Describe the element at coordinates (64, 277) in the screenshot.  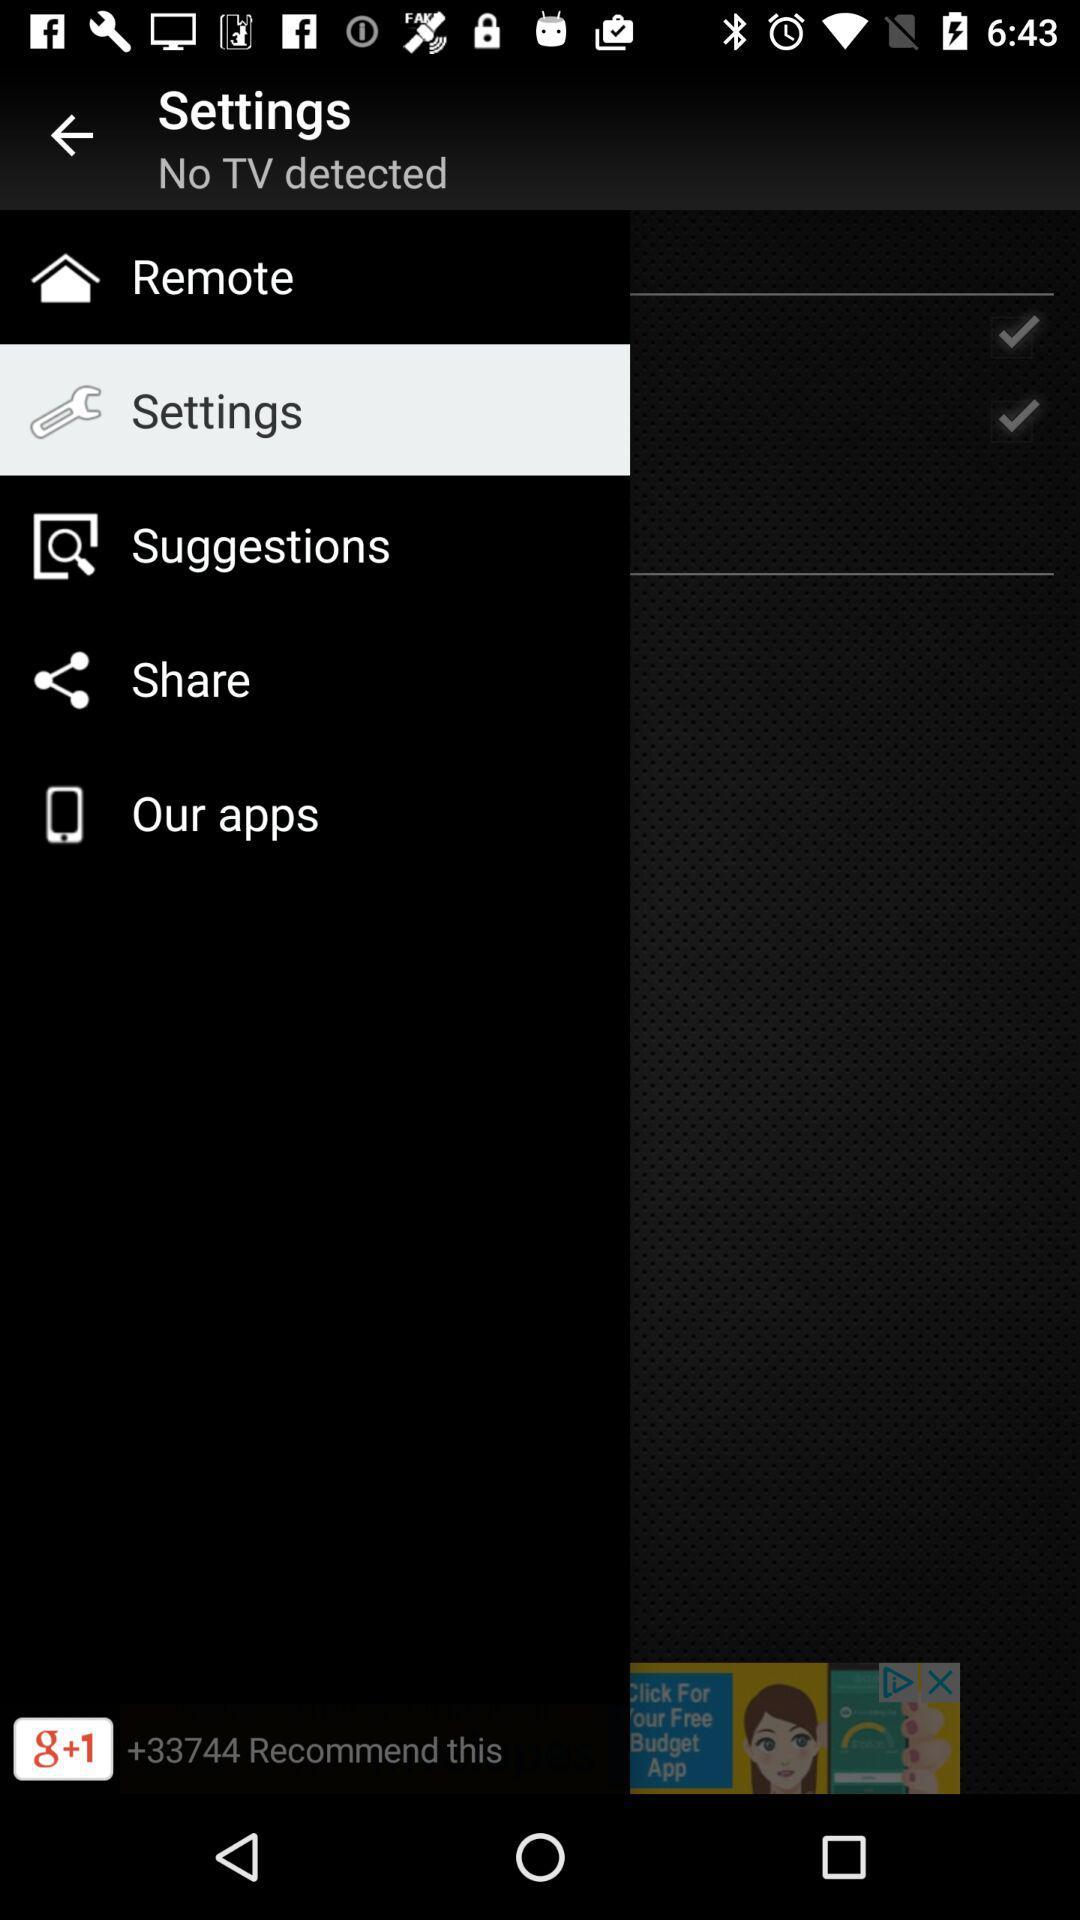
I see `home icon which is on left side of remote` at that location.